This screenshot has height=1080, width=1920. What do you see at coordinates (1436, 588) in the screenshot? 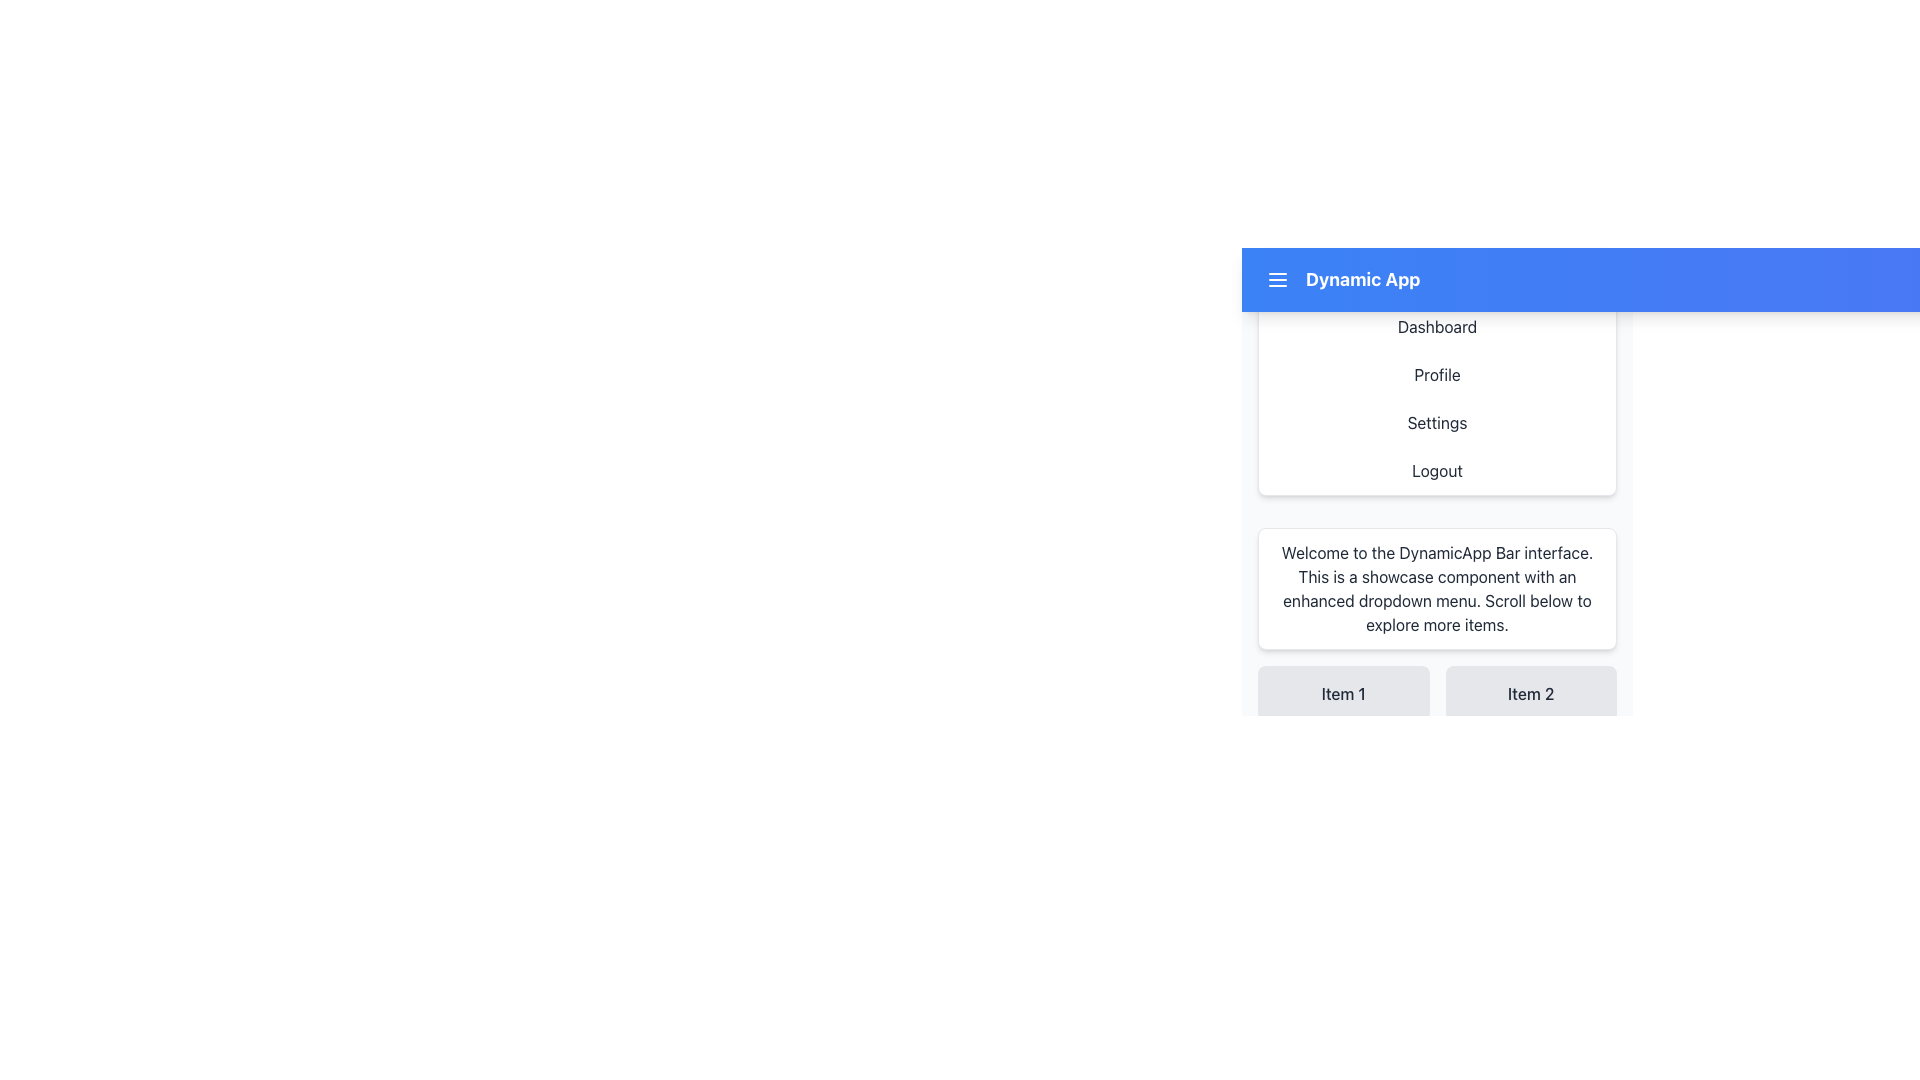
I see `informational text block located centrally below the dropdown menu and above the 'Item 1' and 'Item 2' buttons` at bounding box center [1436, 588].